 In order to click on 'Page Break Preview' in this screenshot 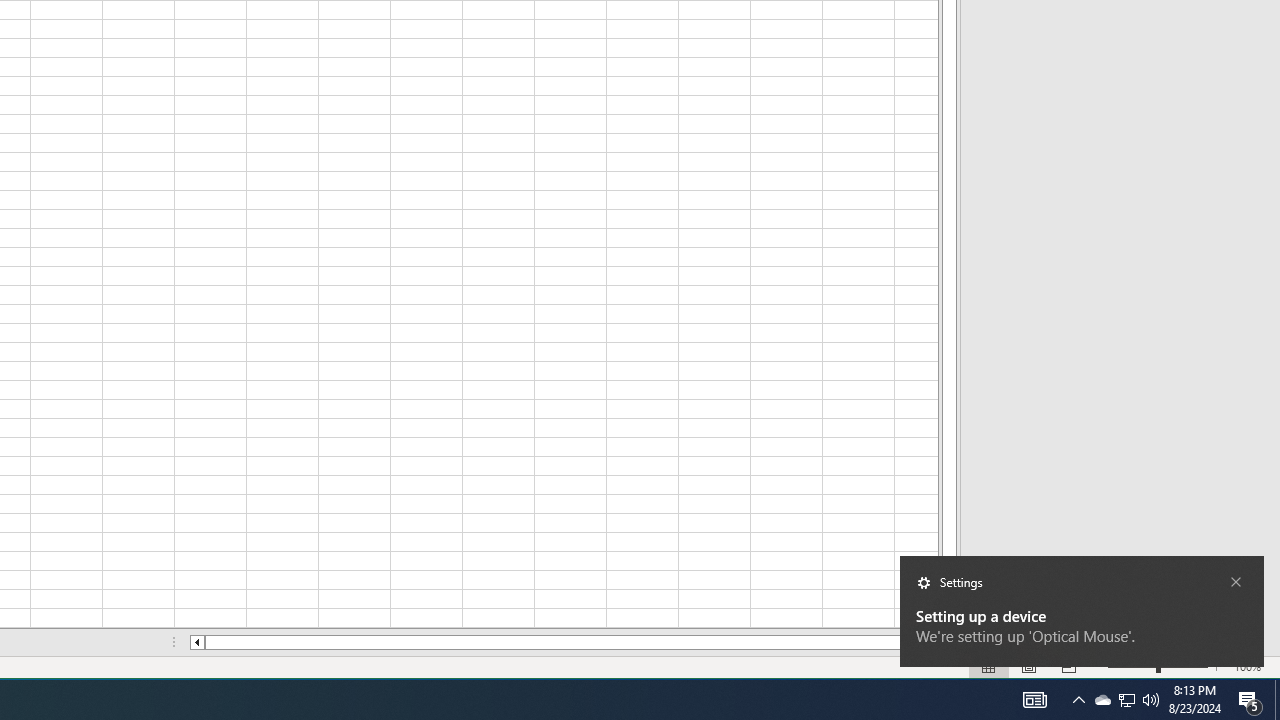, I will do `click(1068, 667)`.